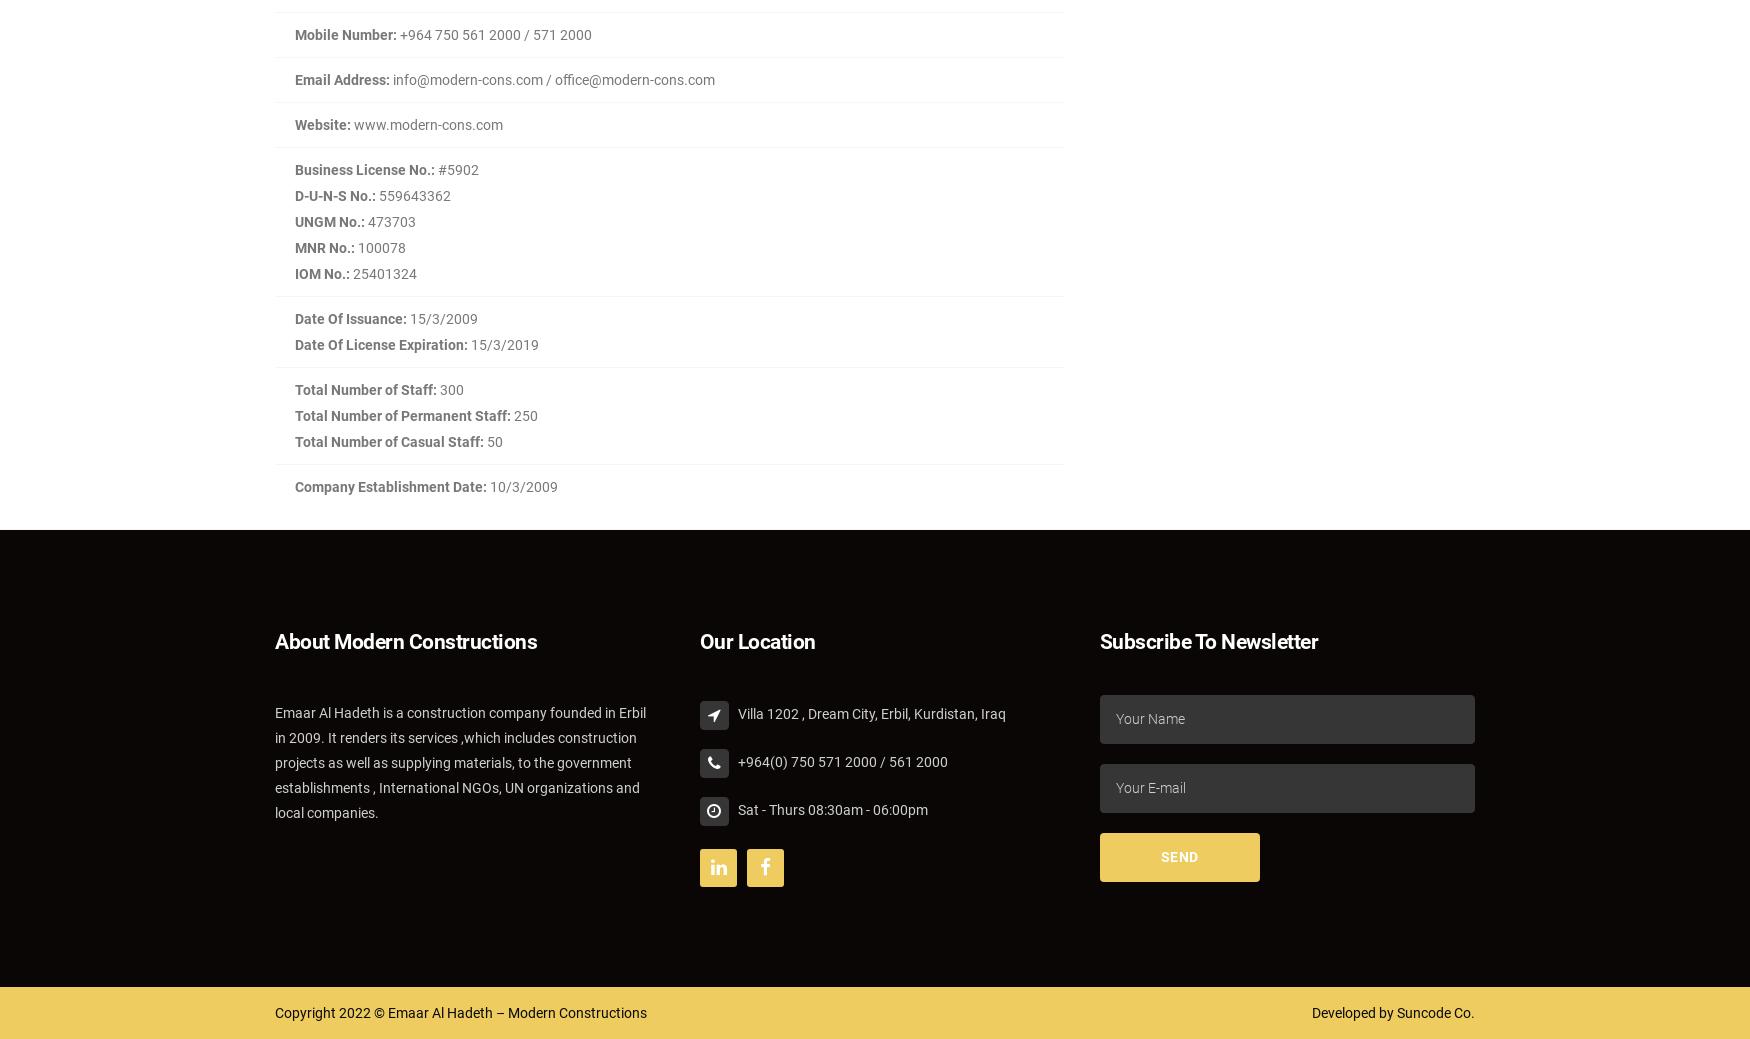 The width and height of the screenshot is (1750, 1039). Describe the element at coordinates (330, 222) in the screenshot. I see `'UNGM No.:'` at that location.